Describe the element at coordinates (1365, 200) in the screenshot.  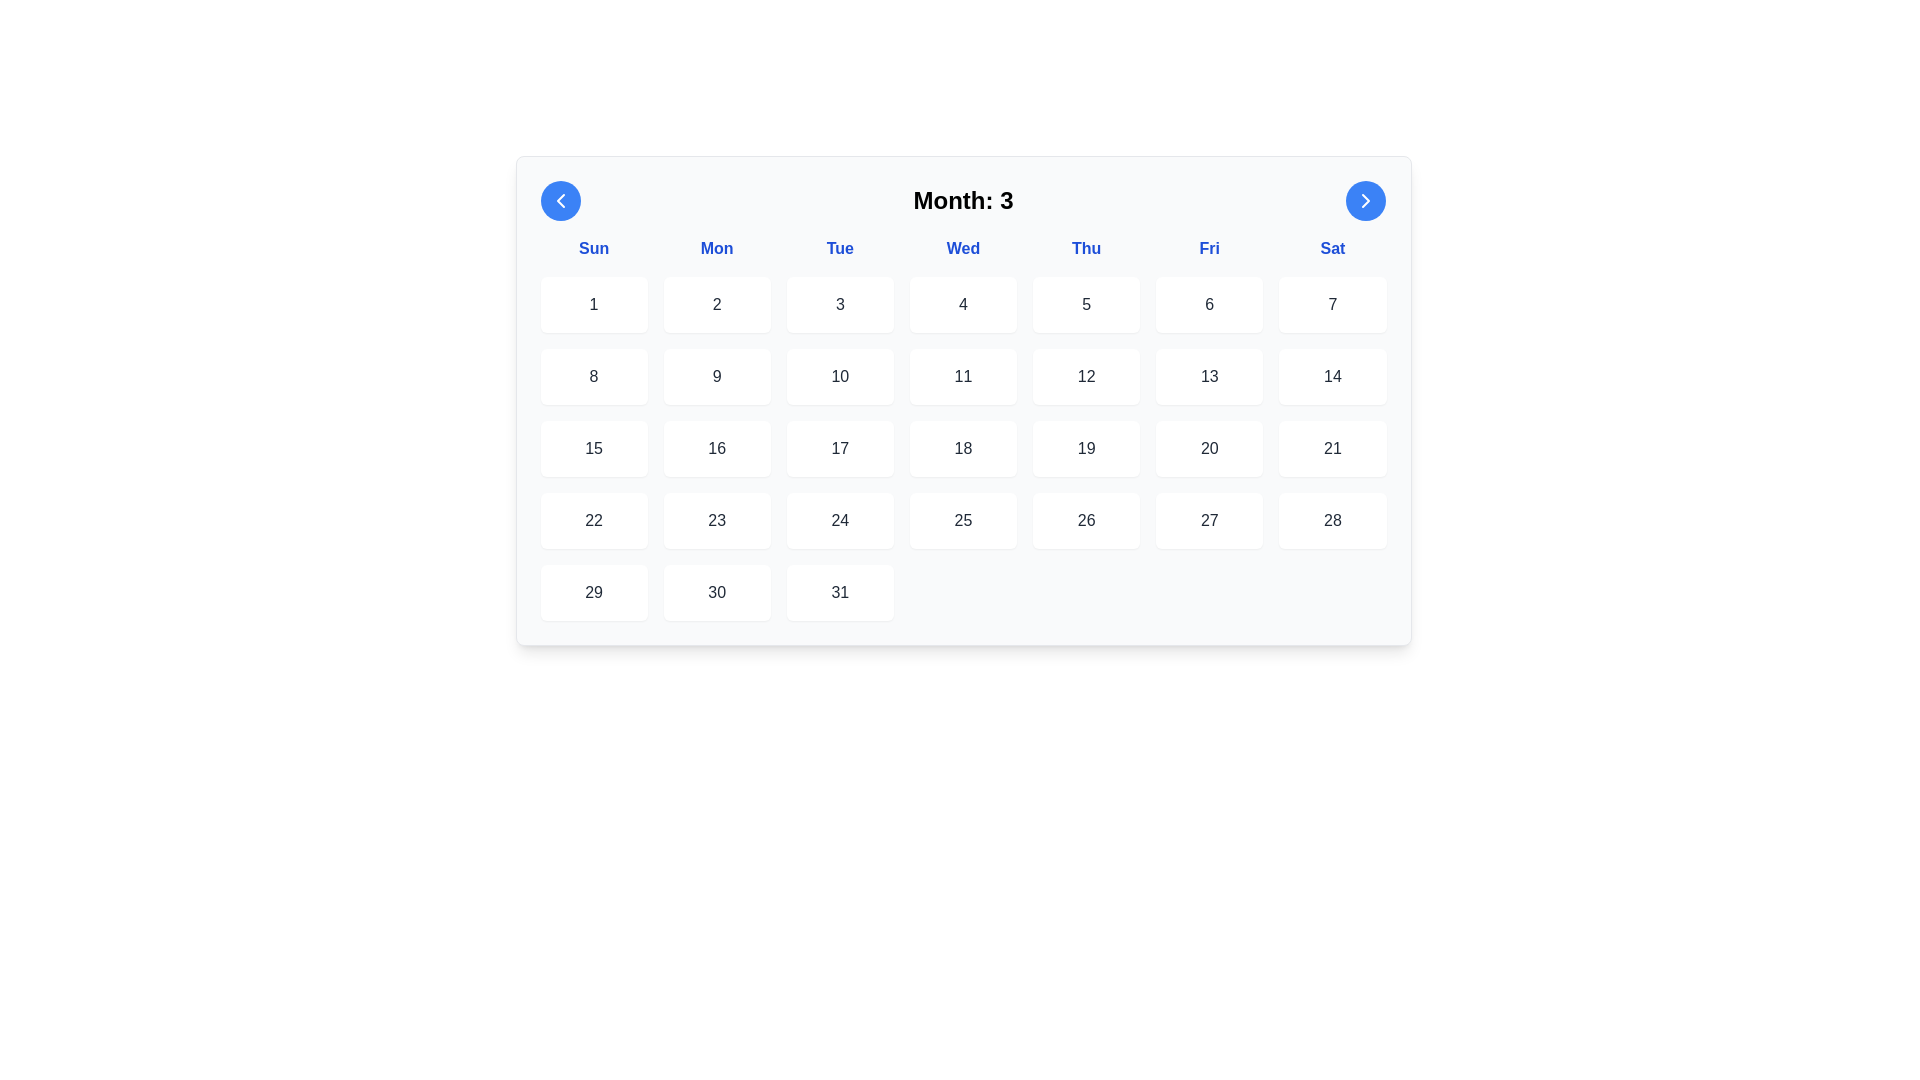
I see `the circular blue button at the top-right corner of the calendar layout` at that location.